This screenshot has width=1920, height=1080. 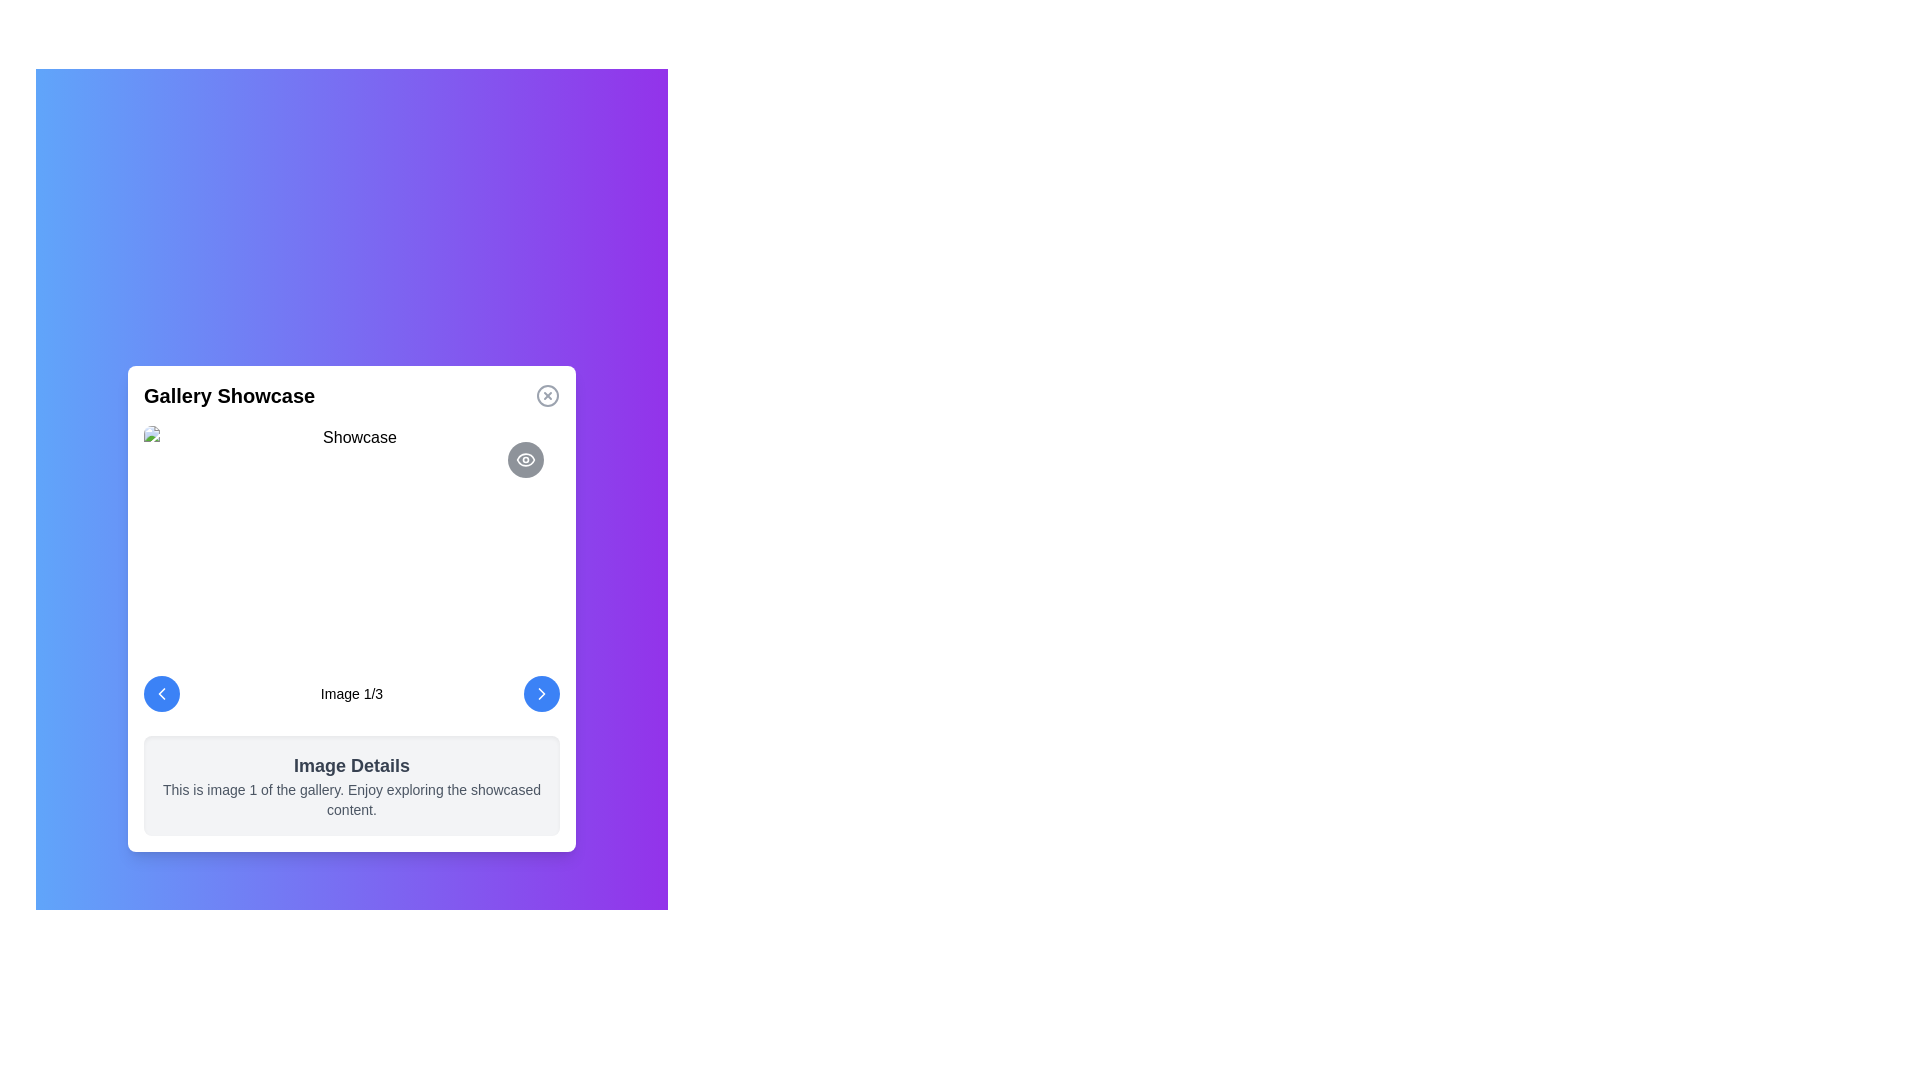 What do you see at coordinates (162, 693) in the screenshot?
I see `the 'Previous' navigation icon located in the bottom-left corner of the modal interface` at bounding box center [162, 693].